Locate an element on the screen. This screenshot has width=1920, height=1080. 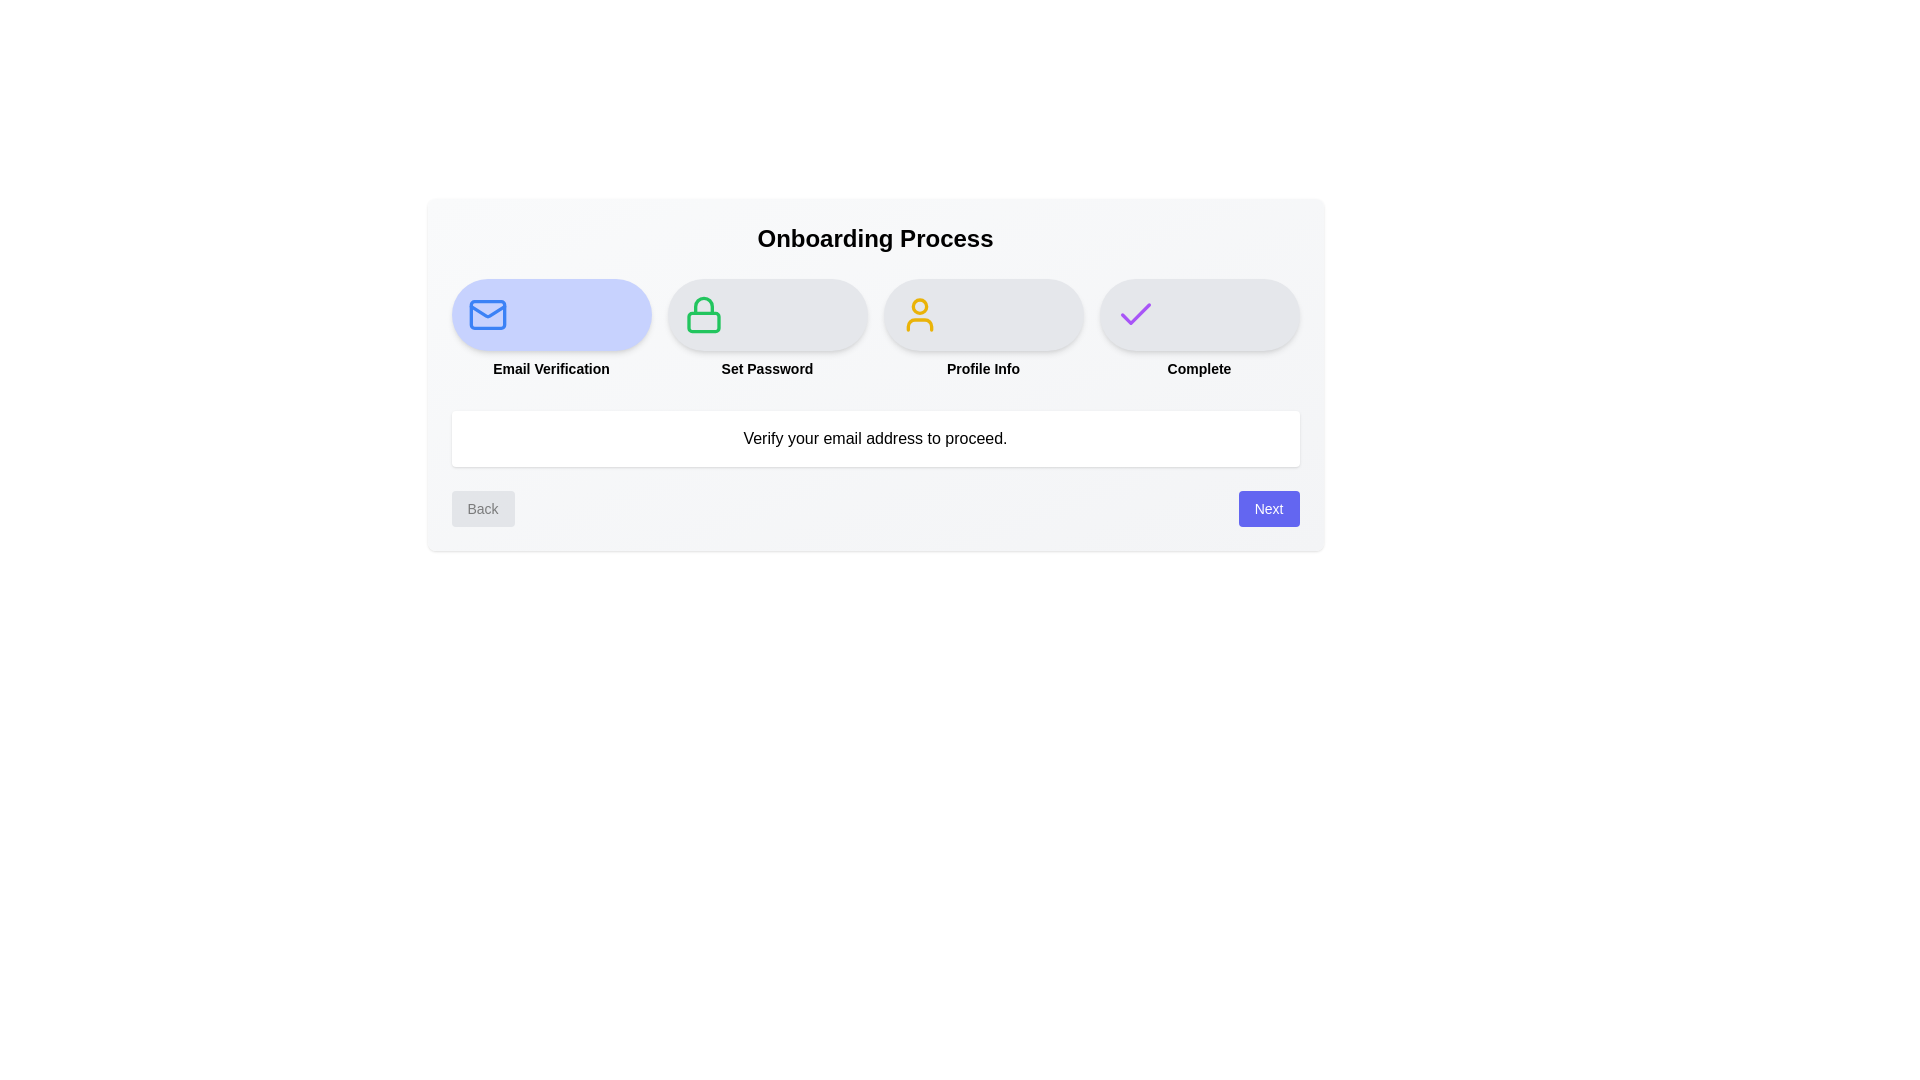
the Back button to navigate the onboarding steps is located at coordinates (483, 508).